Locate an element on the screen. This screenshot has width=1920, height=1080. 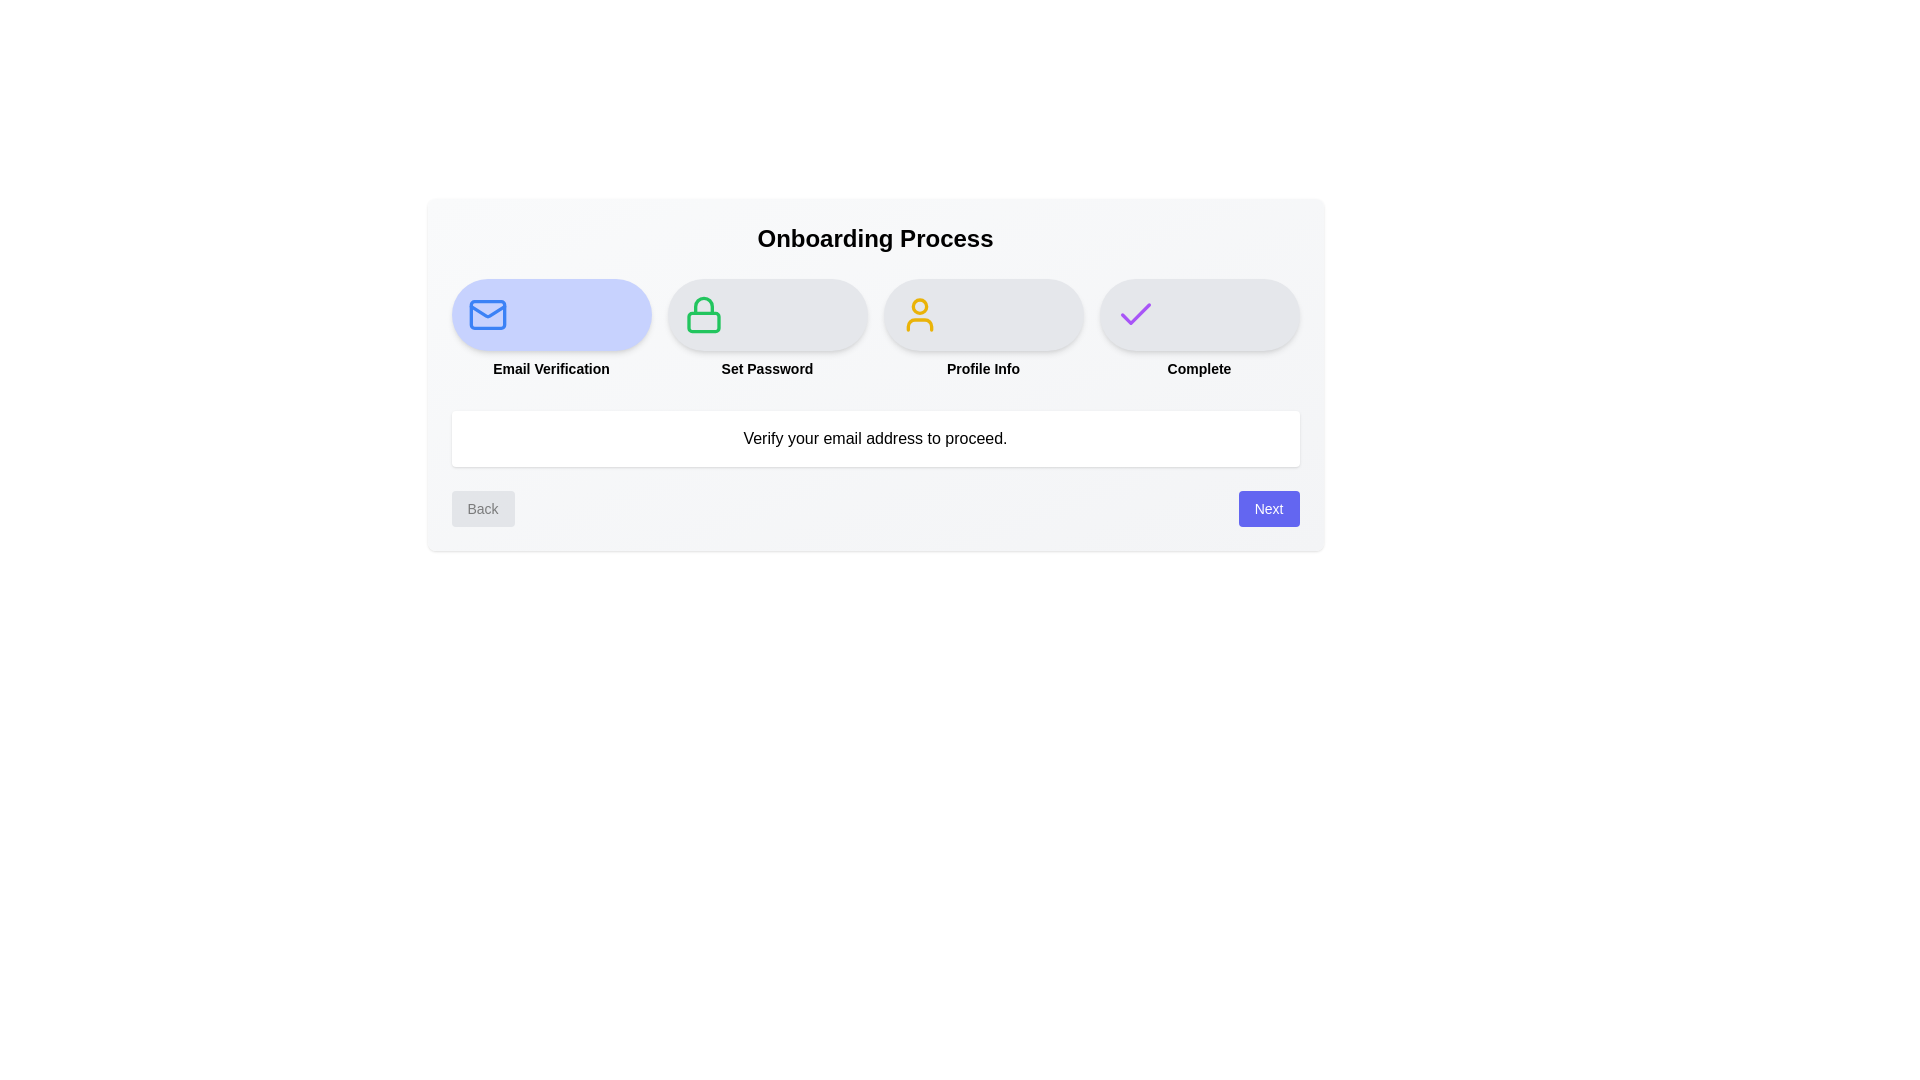
the Back button to navigate the onboarding steps is located at coordinates (483, 508).